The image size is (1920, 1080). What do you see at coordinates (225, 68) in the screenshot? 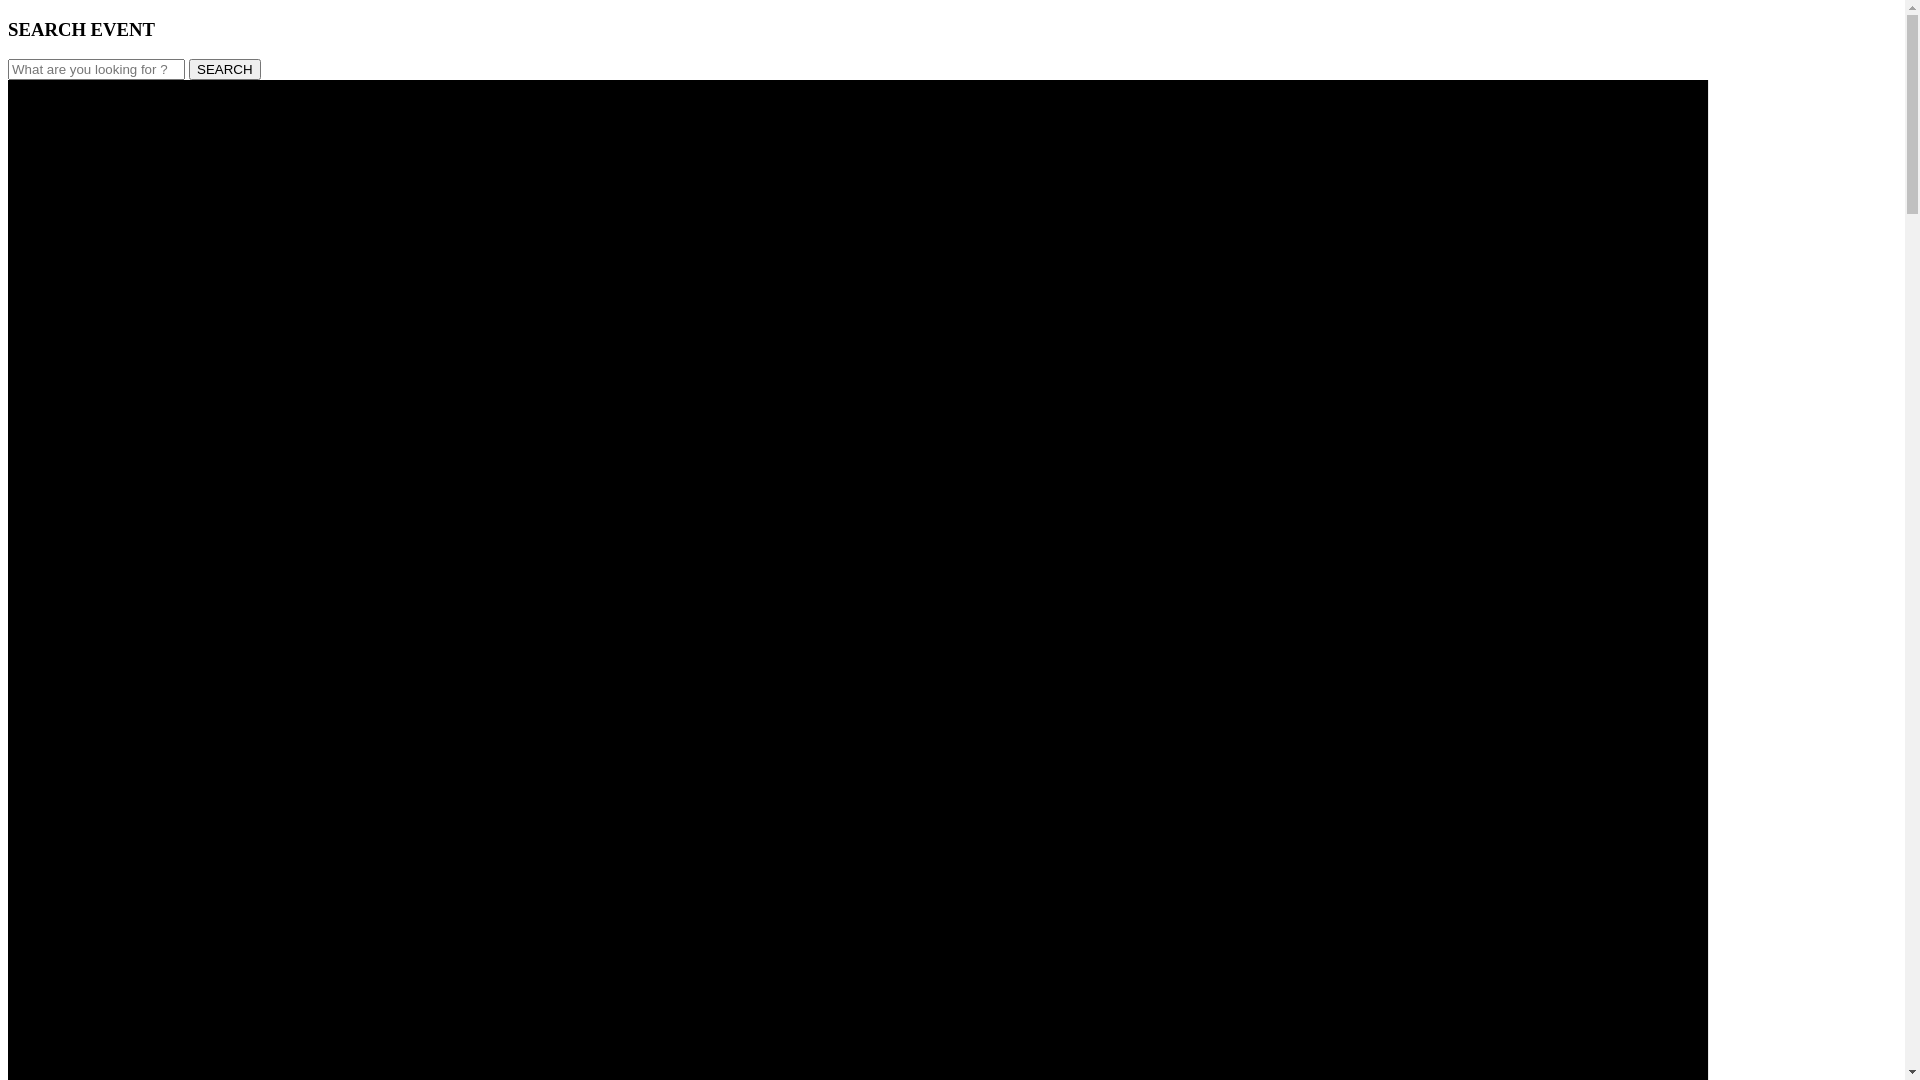
I see `'SEARCH'` at bounding box center [225, 68].